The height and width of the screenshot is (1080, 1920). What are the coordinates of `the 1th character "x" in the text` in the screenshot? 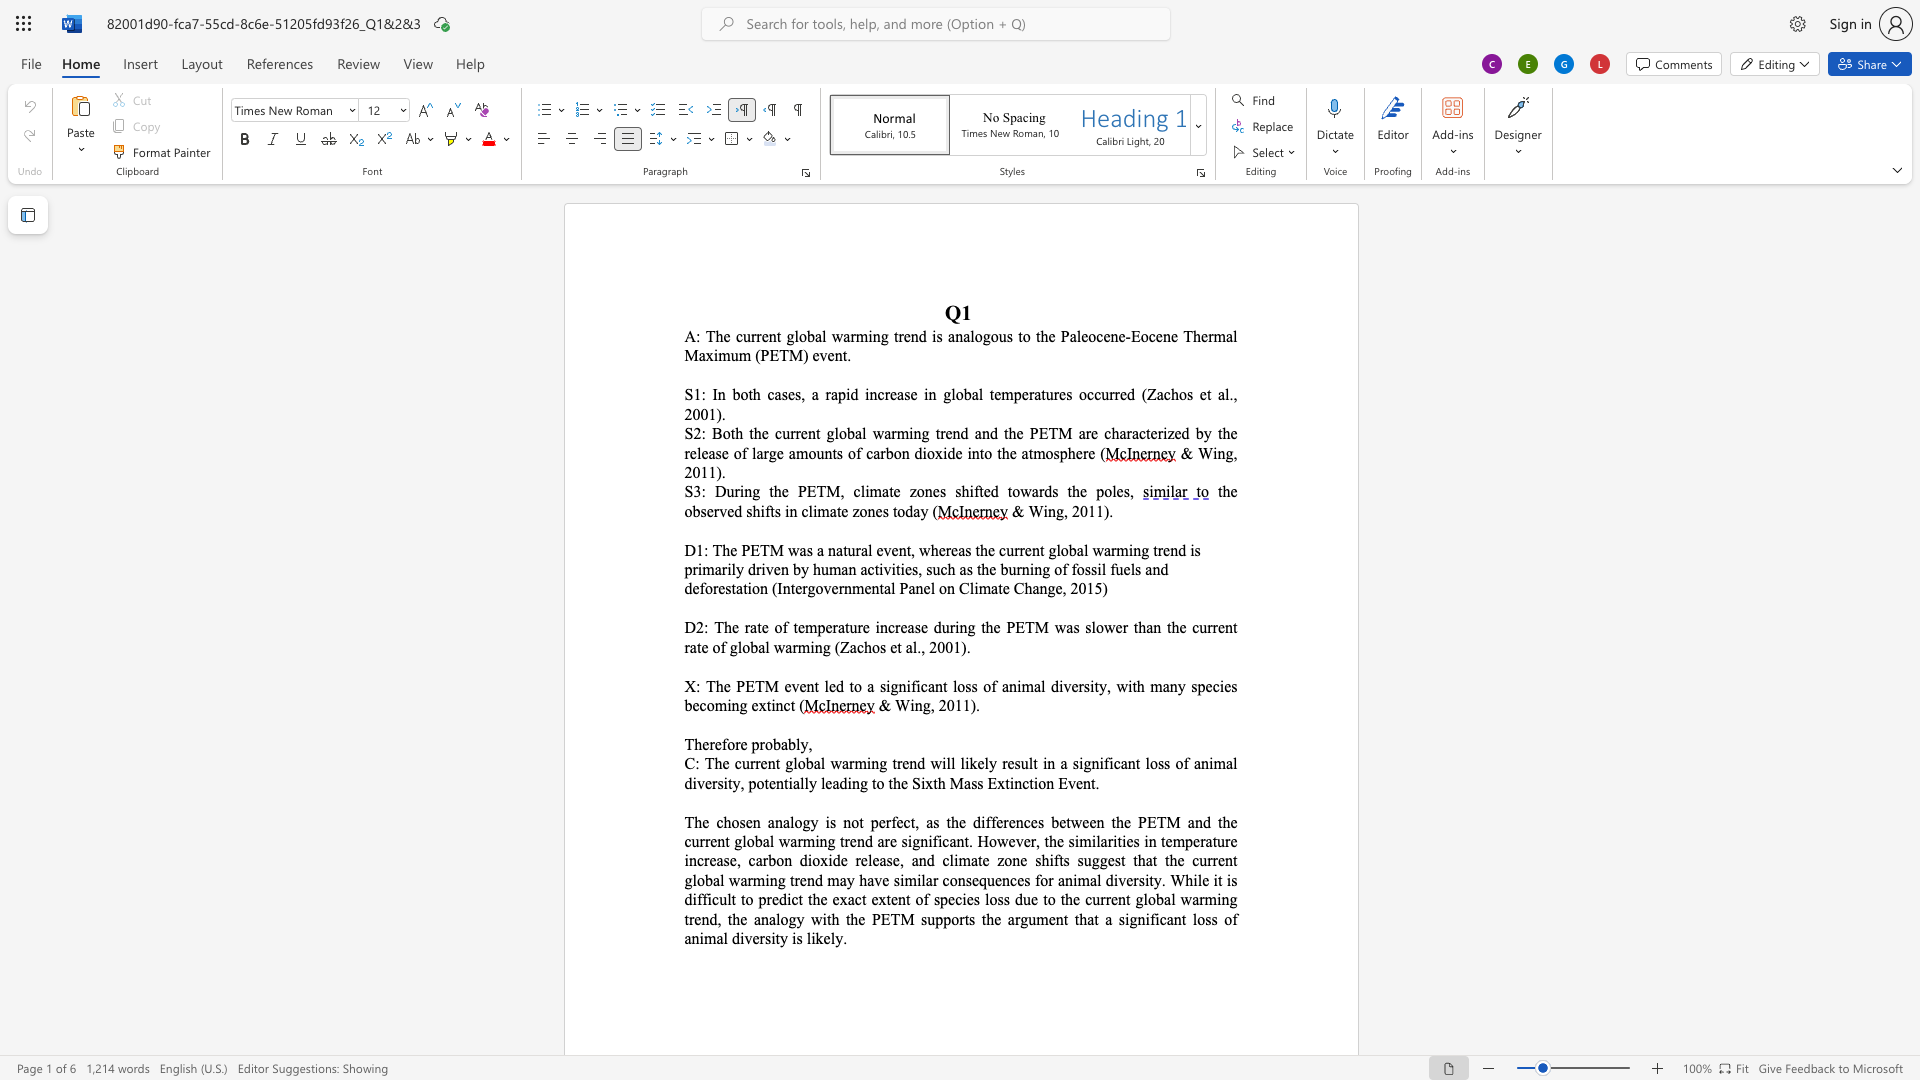 It's located at (938, 453).